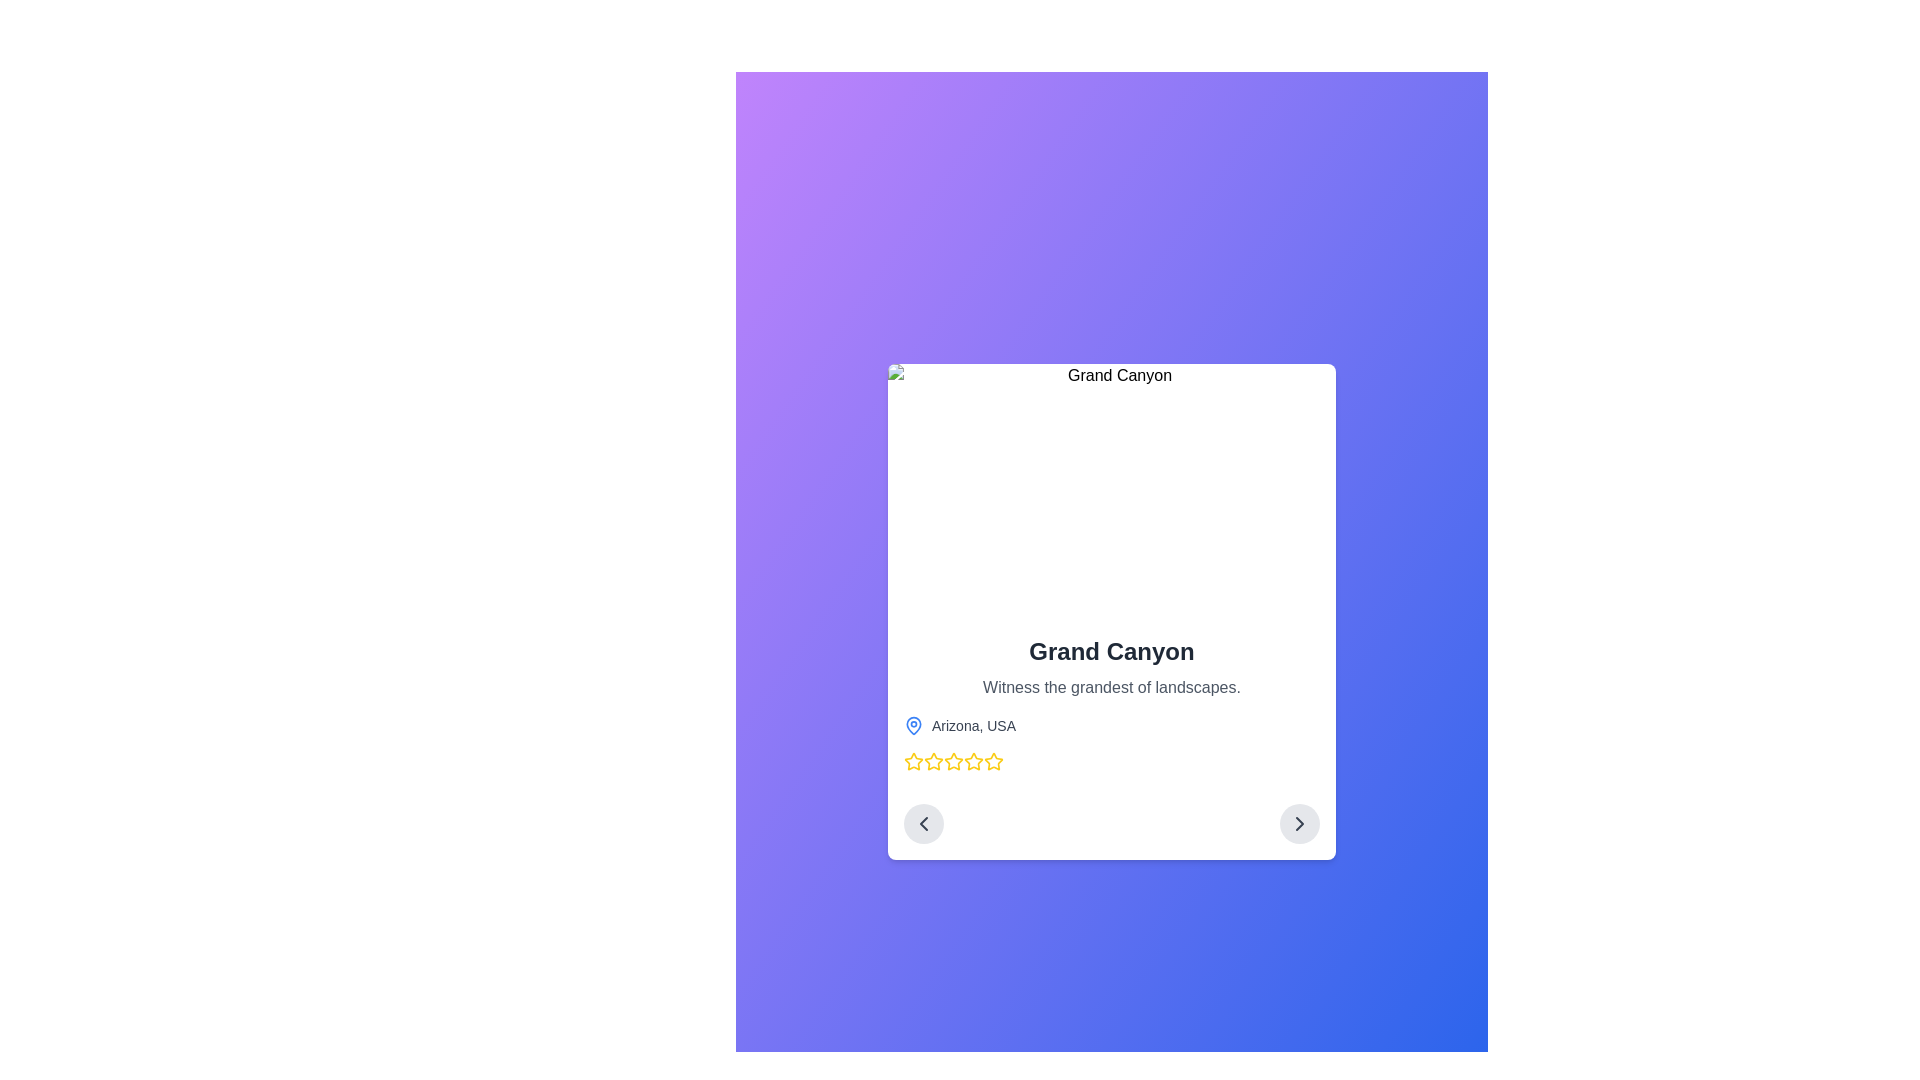  What do you see at coordinates (1111, 492) in the screenshot?
I see `the static image located at the top portion of the card layout, which enhances user engagement and provides context for accompanying textual details` at bounding box center [1111, 492].